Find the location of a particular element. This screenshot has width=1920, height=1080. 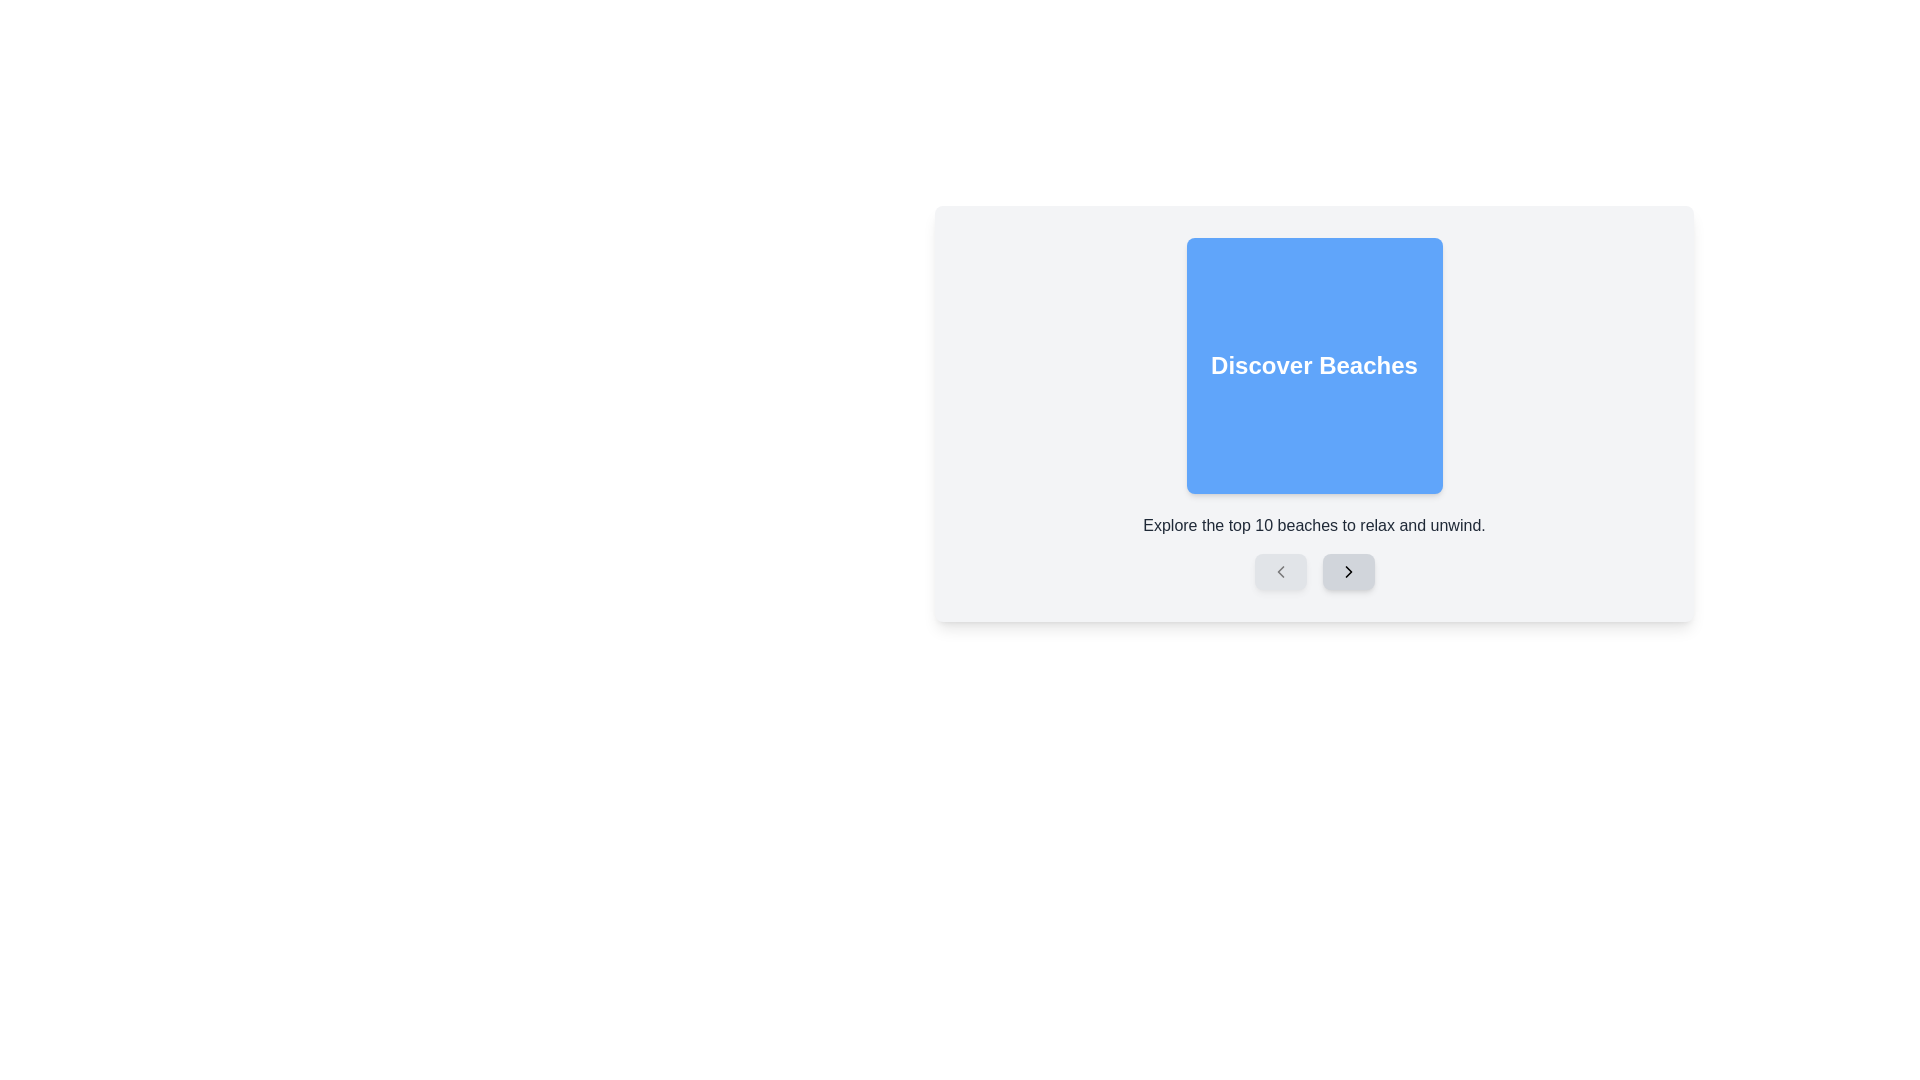

the rightward-pointing chevron icon indicating forward navigation, which is part of a button beside a leftward-pointing arrow button, located below the text 'Explore the top 10 beaches to relax and unwind' is located at coordinates (1348, 571).